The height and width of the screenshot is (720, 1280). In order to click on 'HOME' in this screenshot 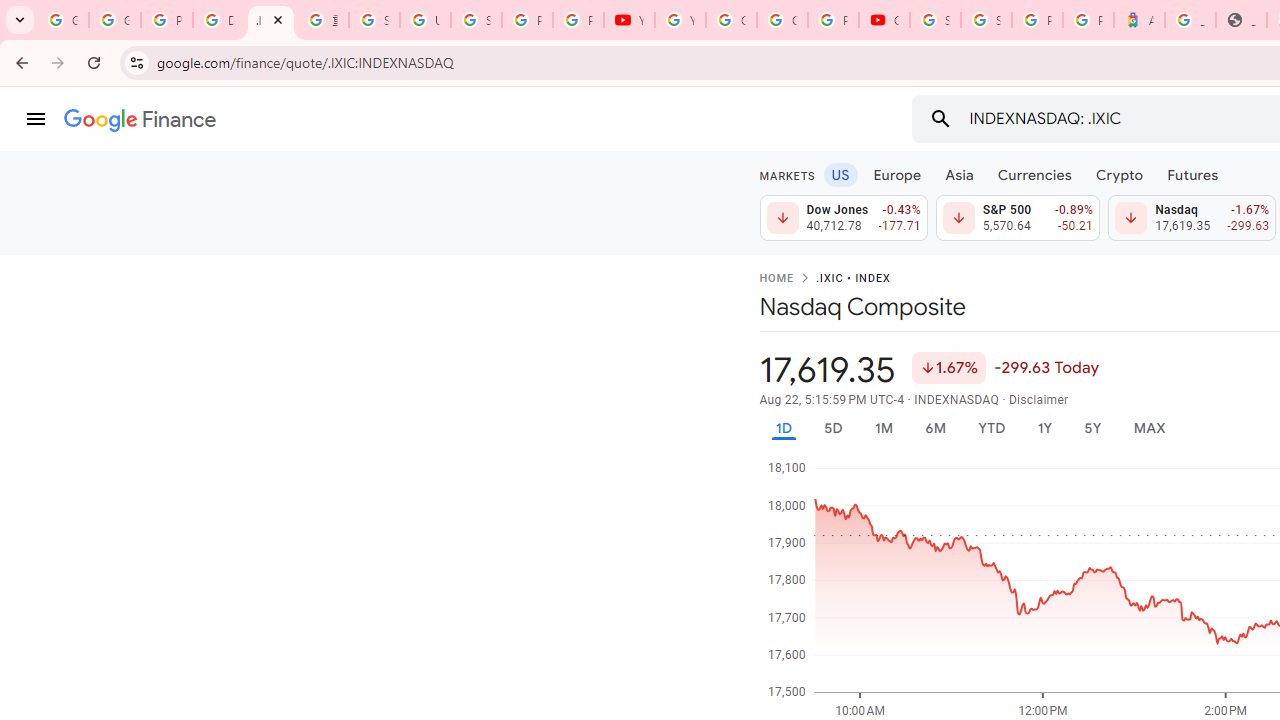, I will do `click(775, 279)`.